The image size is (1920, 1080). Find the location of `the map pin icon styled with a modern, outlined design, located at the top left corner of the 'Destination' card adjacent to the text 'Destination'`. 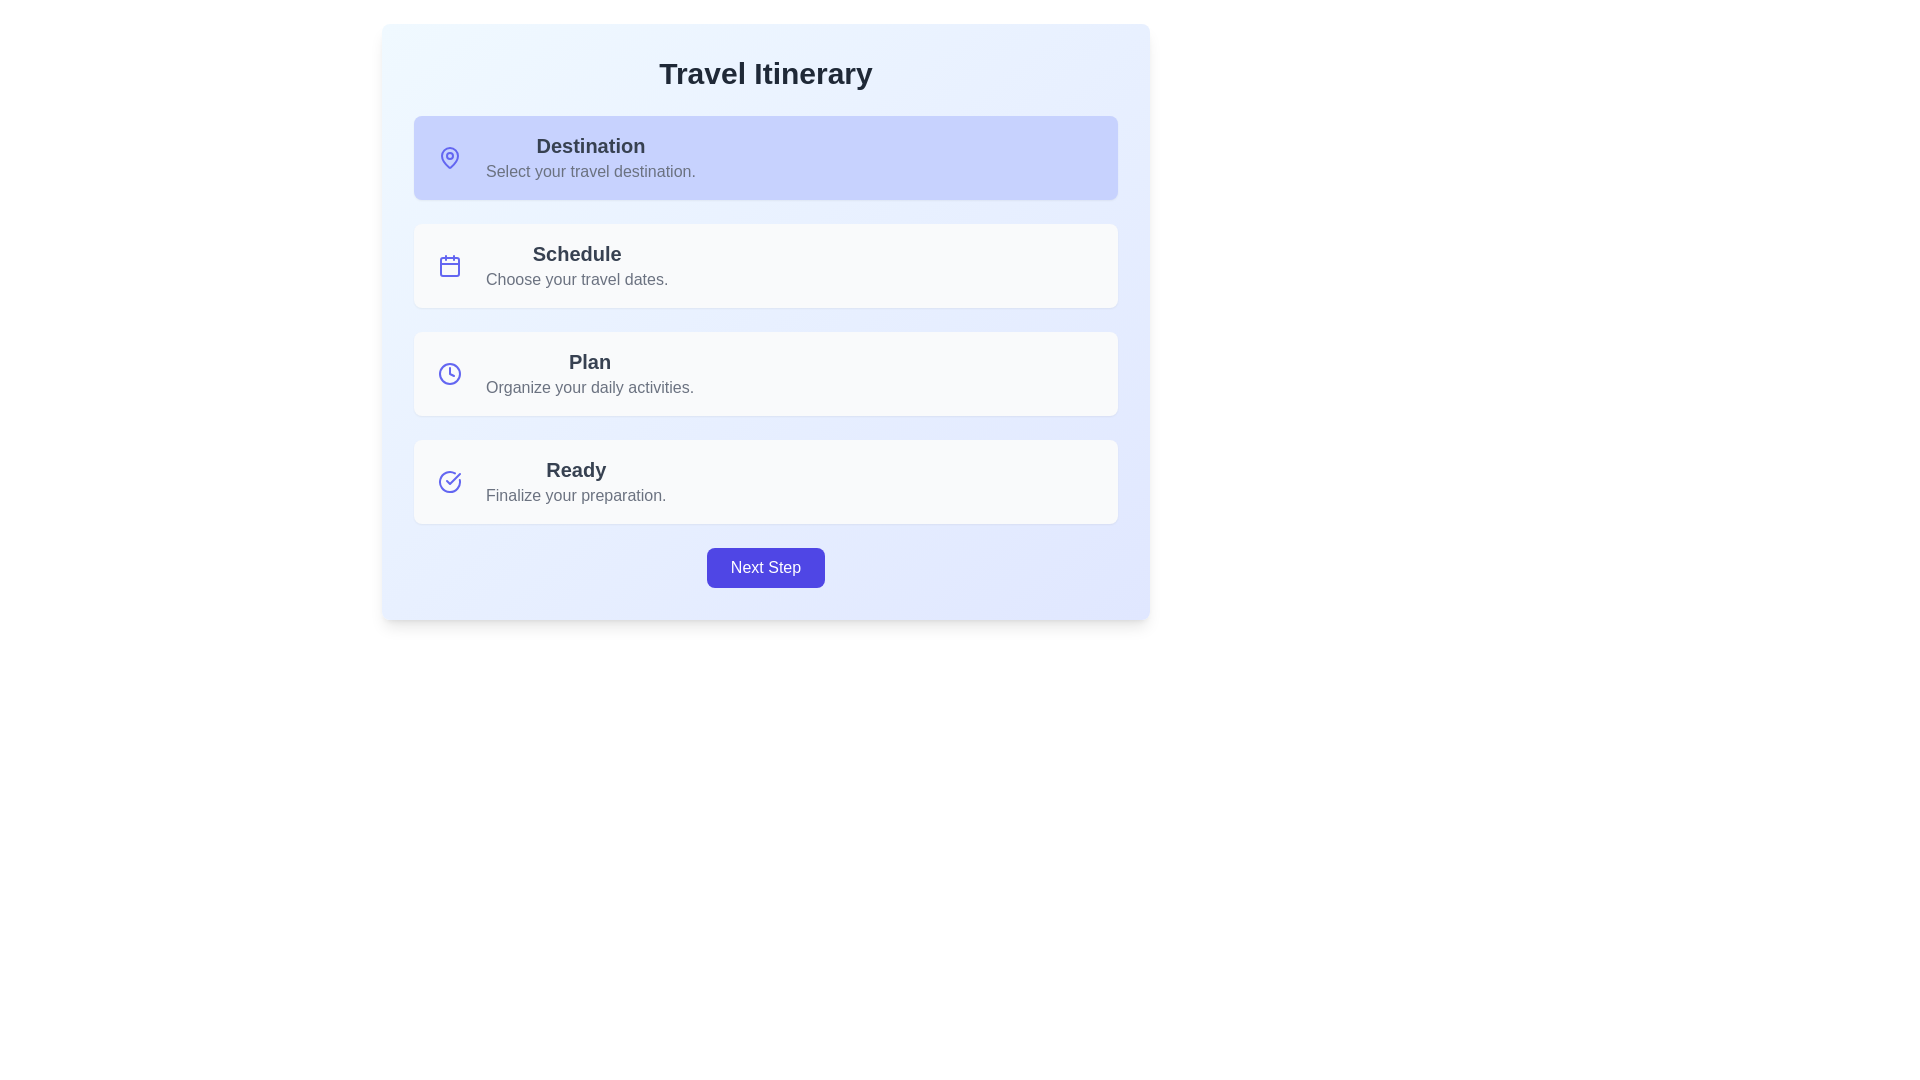

the map pin icon styled with a modern, outlined design, located at the top left corner of the 'Destination' card adjacent to the text 'Destination' is located at coordinates (449, 157).